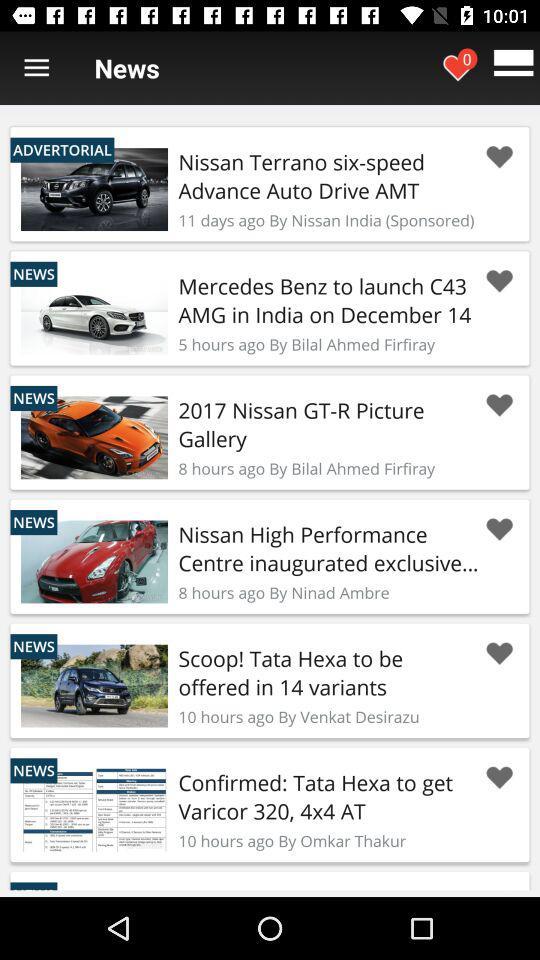 The width and height of the screenshot is (540, 960). What do you see at coordinates (498, 776) in the screenshot?
I see `this article` at bounding box center [498, 776].